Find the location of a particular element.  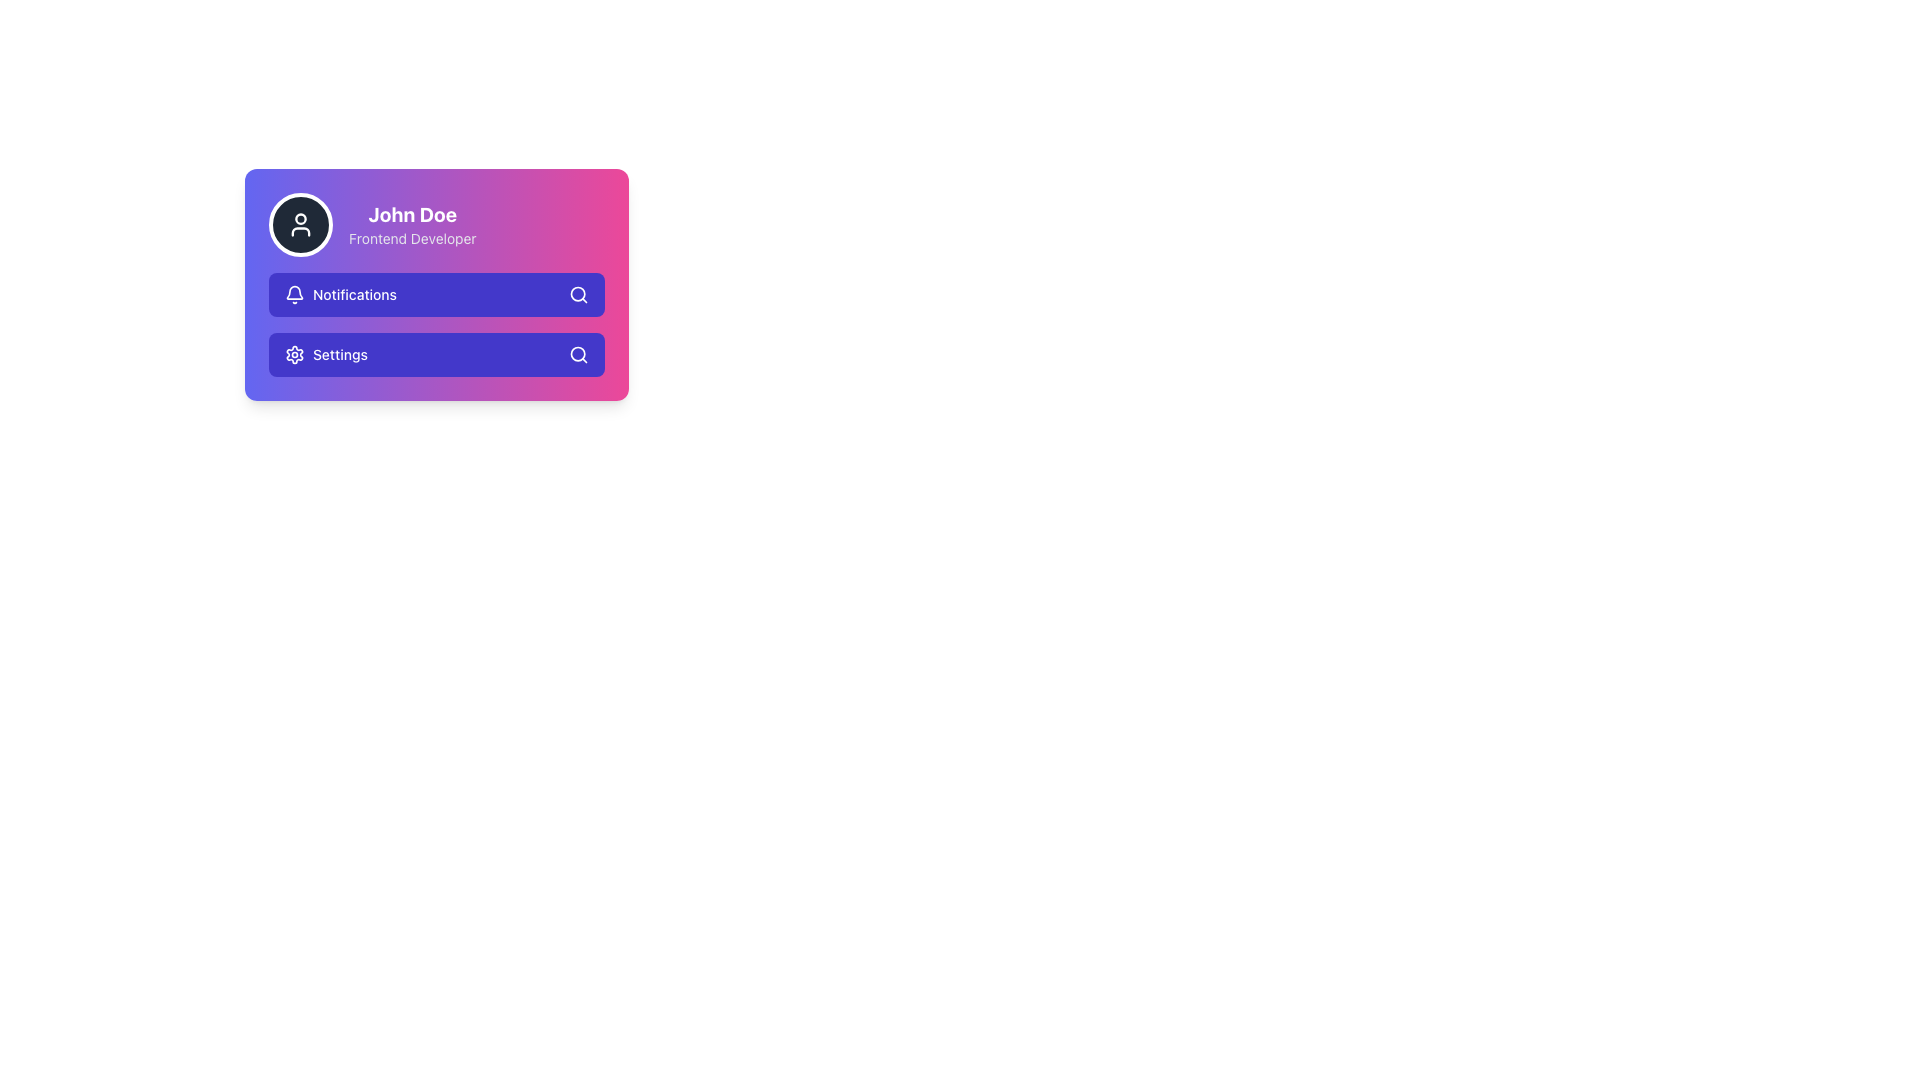

the first button in the vertical stack that navigates to the notifications section is located at coordinates (435, 294).